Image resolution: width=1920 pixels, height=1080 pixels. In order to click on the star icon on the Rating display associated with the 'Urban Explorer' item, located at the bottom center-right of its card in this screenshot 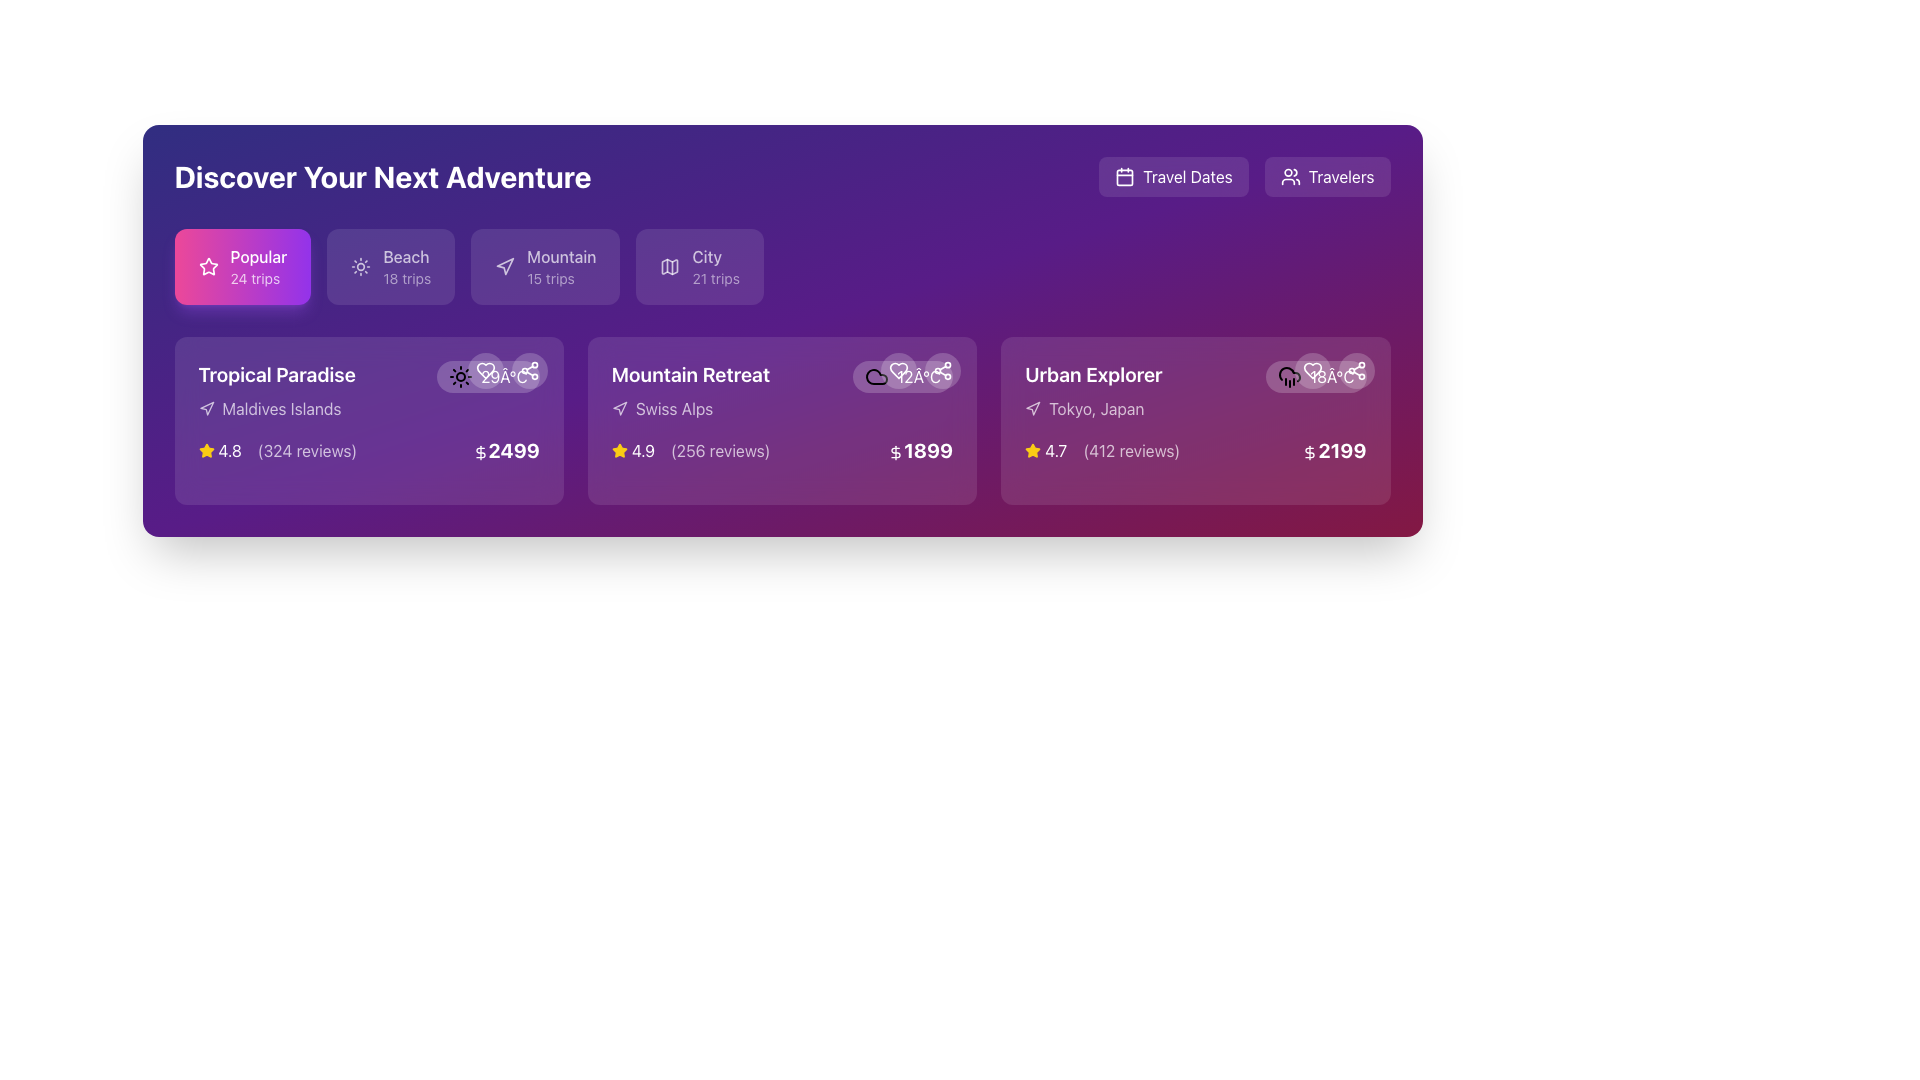, I will do `click(1045, 451)`.